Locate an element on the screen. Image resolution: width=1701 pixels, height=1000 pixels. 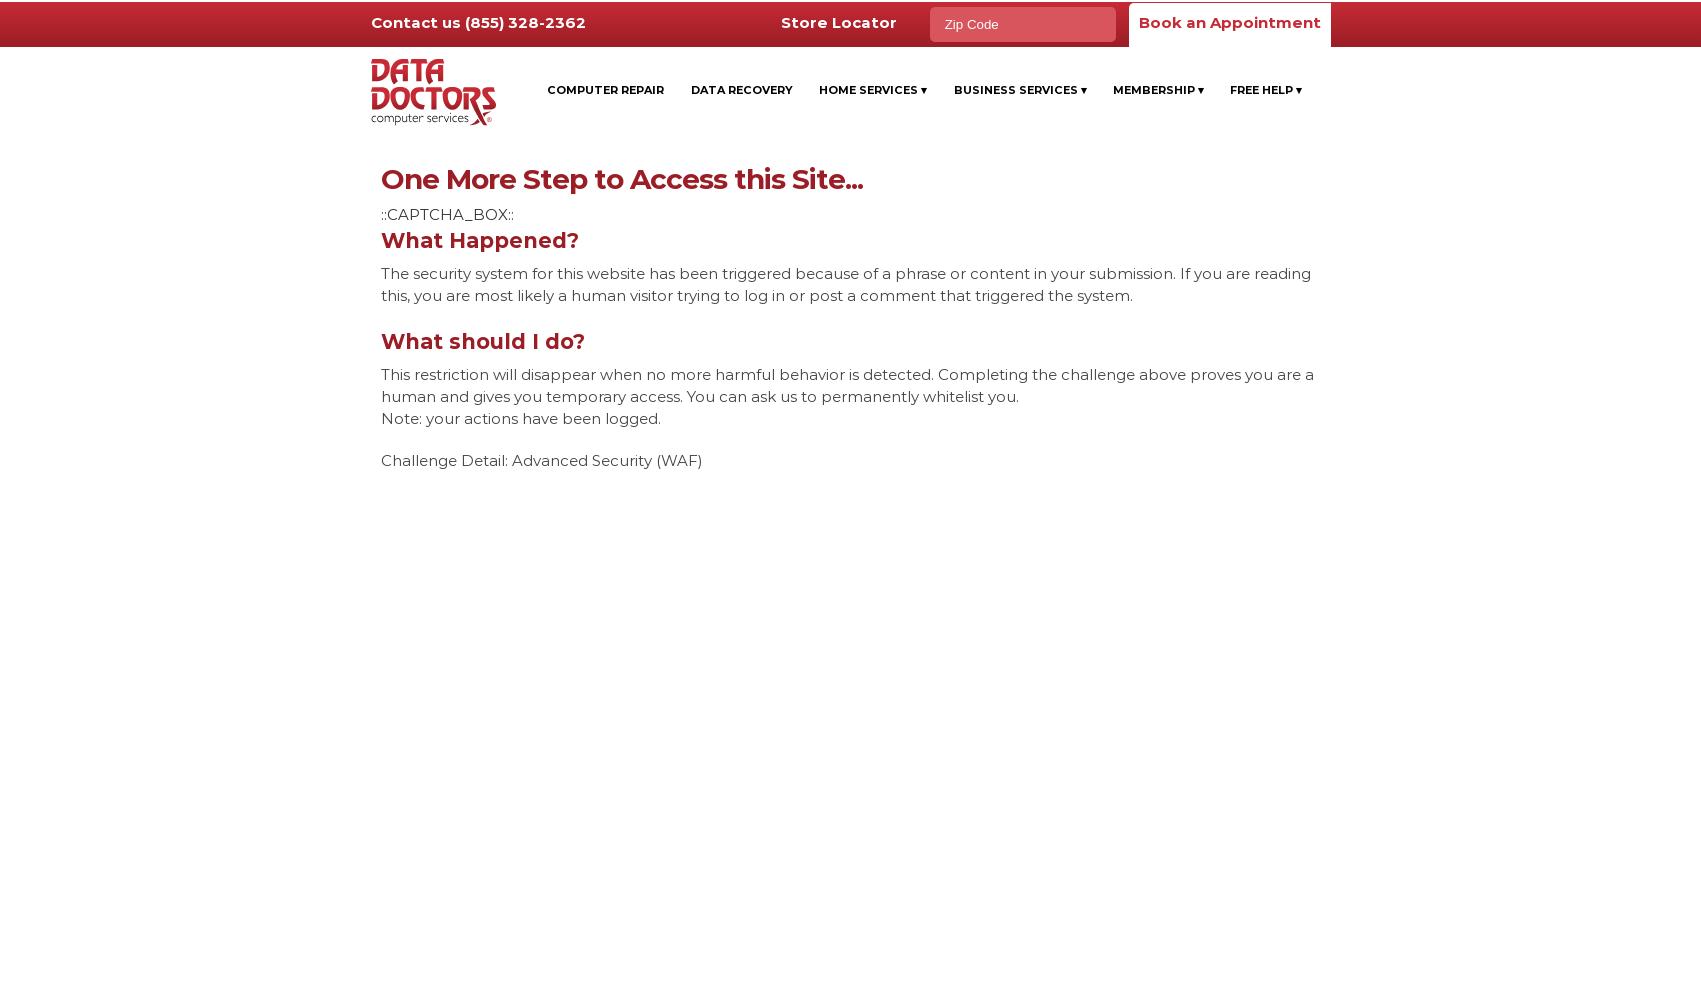
'::CAPTCHA_BOX::' is located at coordinates (379, 213).